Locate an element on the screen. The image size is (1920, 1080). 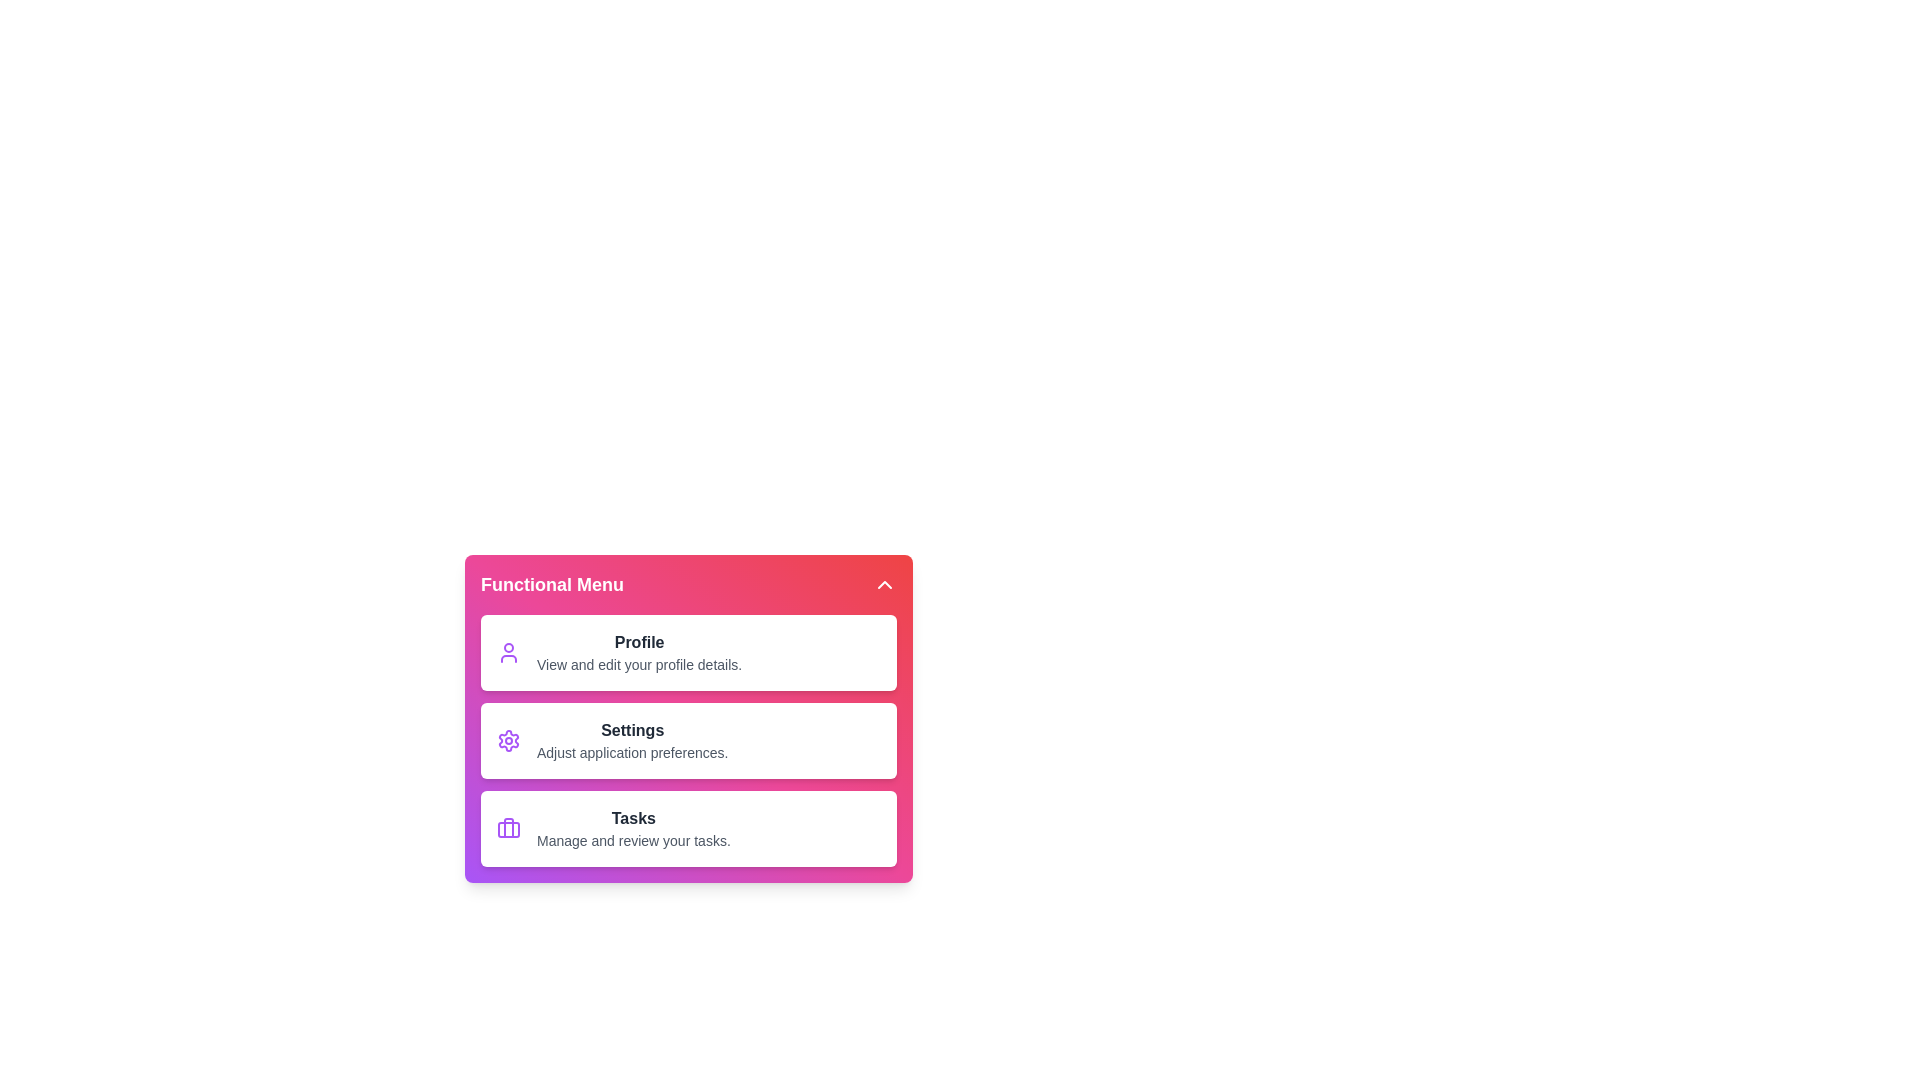
the menu item labeled 'Profile' to observe its hover effect is located at coordinates (689, 652).